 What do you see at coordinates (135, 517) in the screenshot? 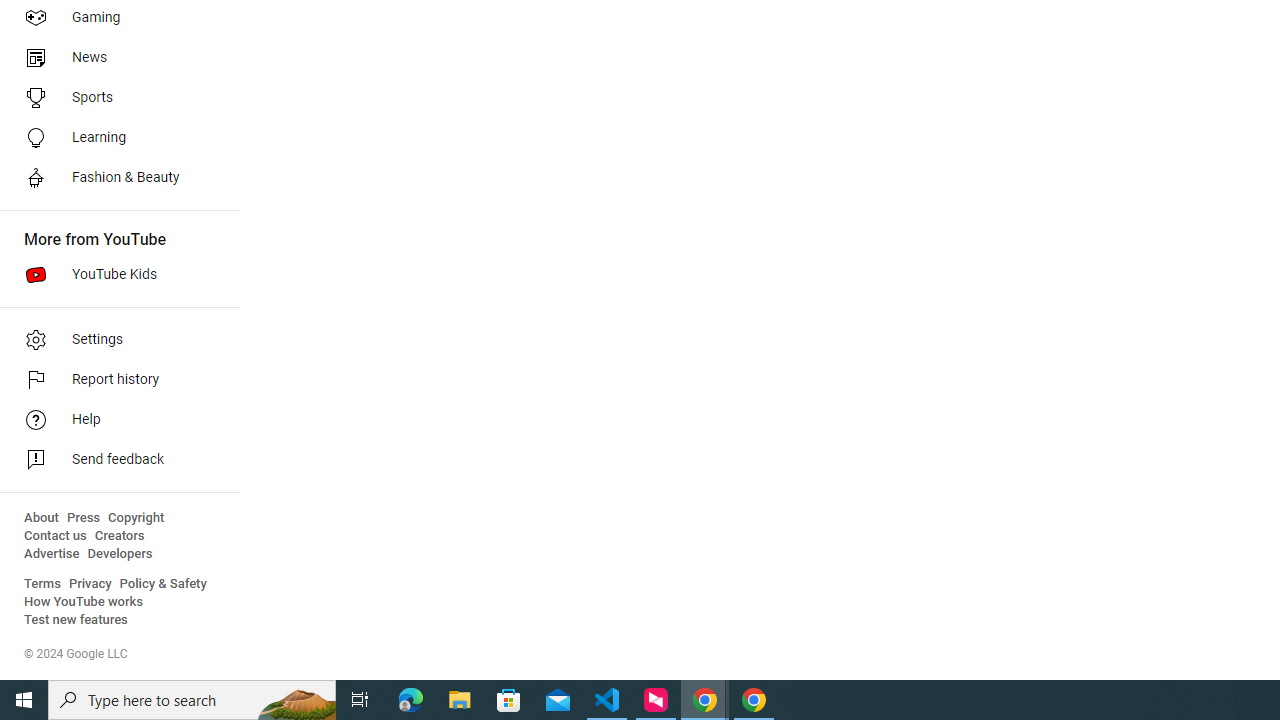
I see `'Copyright'` at bounding box center [135, 517].